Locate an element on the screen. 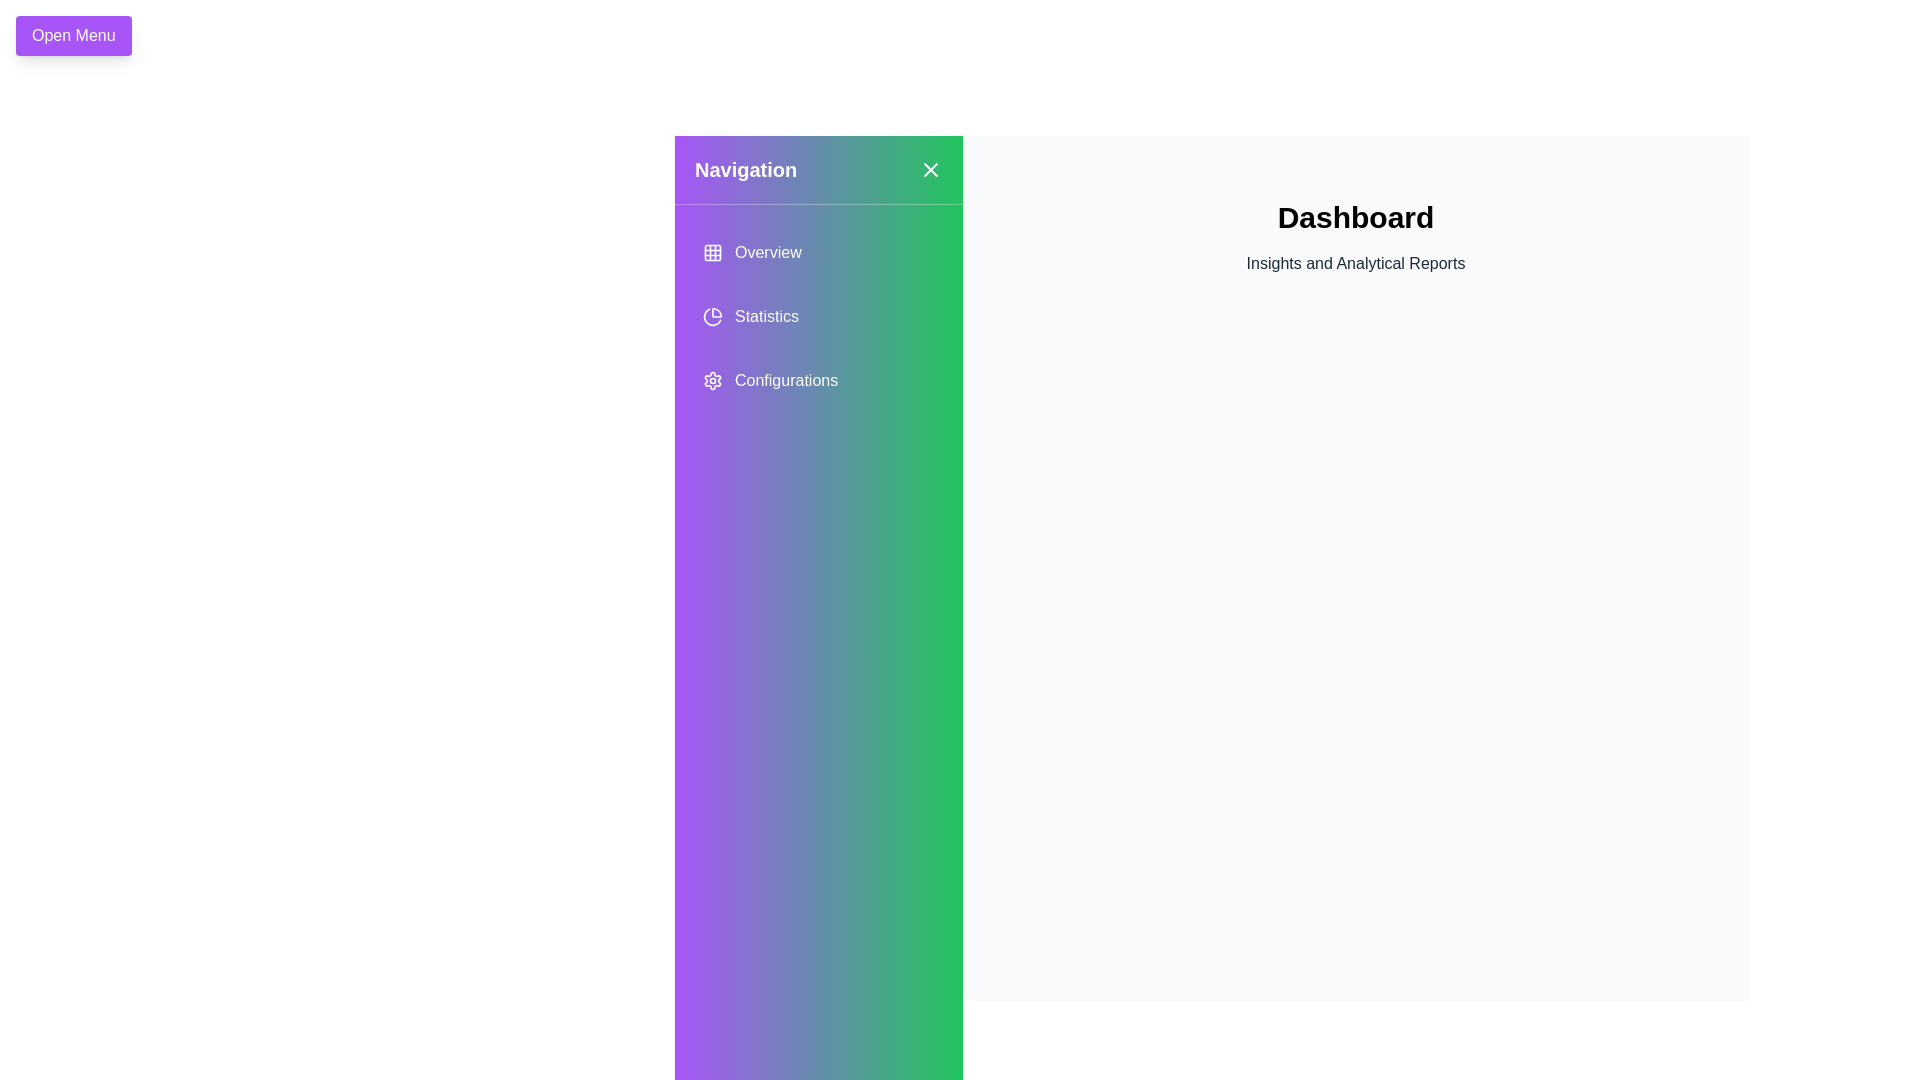  the navigation item labeled Overview is located at coordinates (819, 252).